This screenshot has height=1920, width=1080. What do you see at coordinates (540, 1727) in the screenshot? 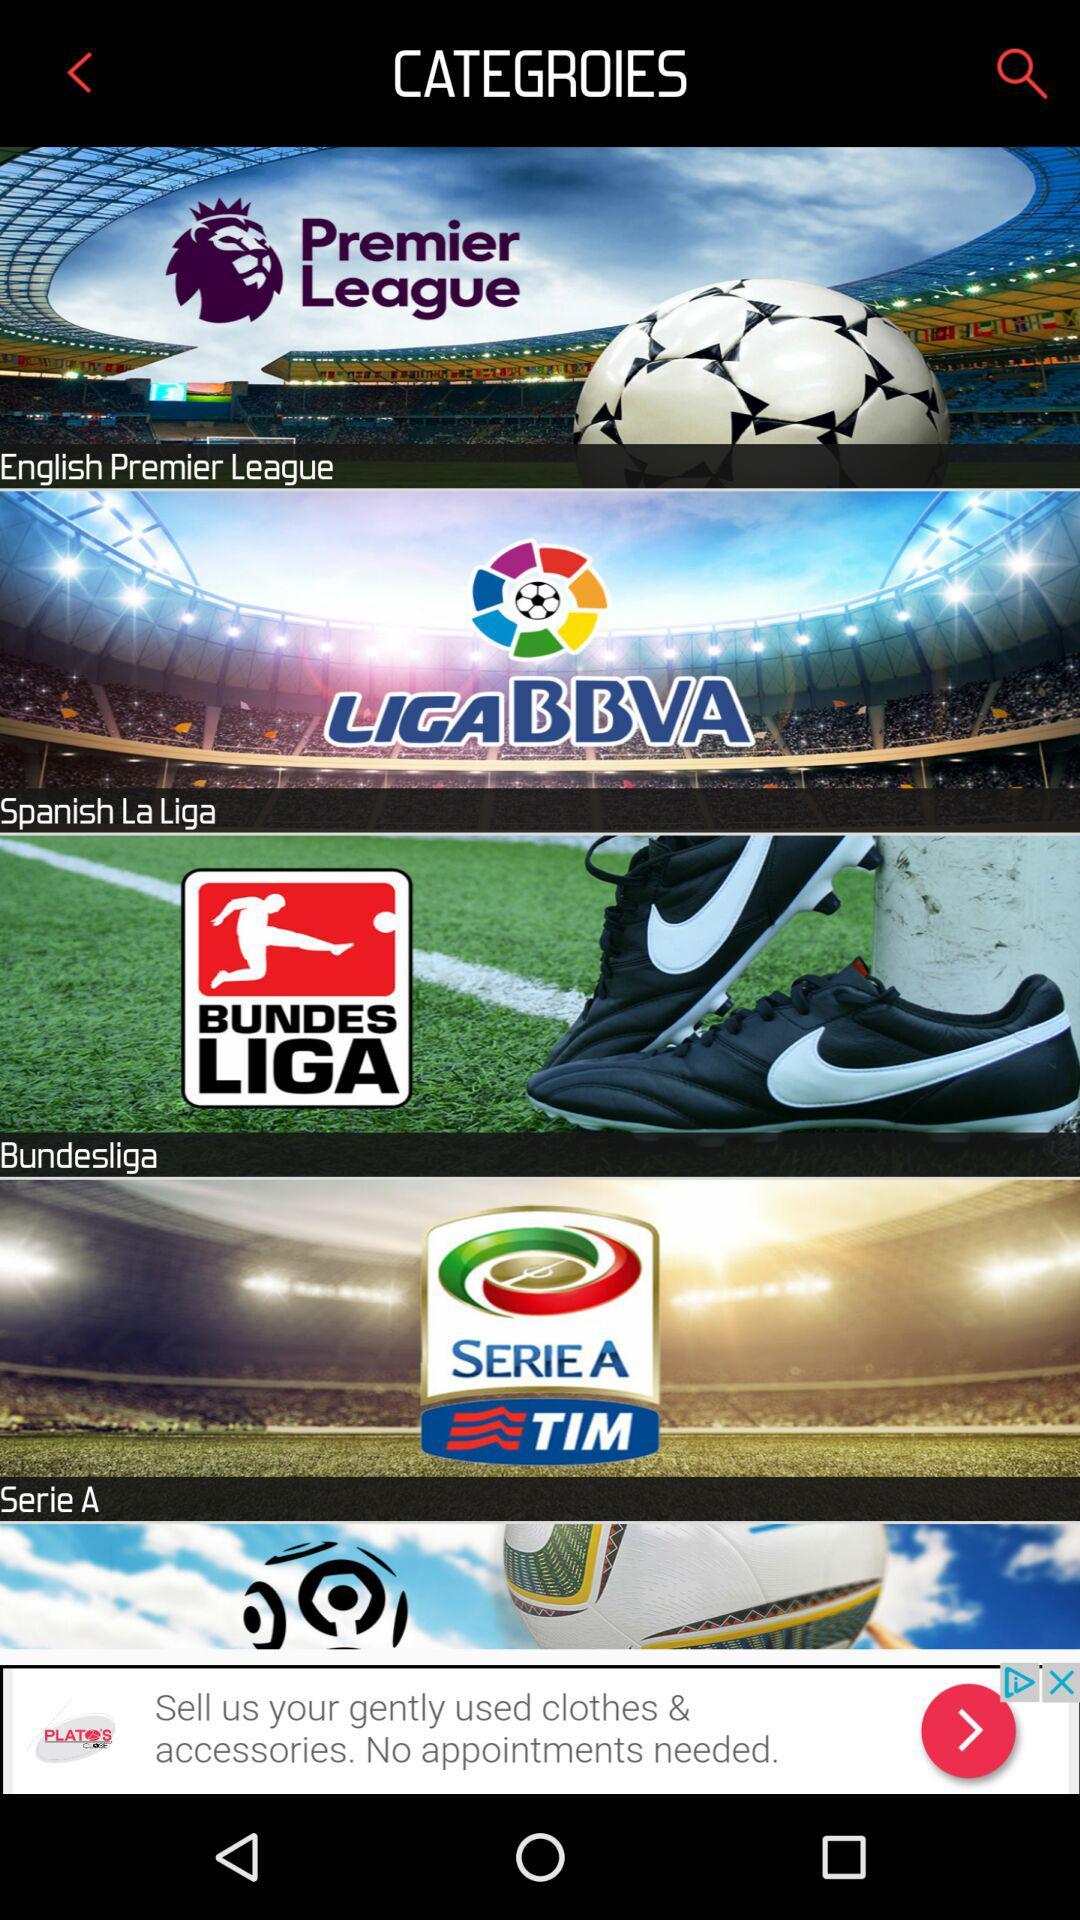
I see `advertisement` at bounding box center [540, 1727].